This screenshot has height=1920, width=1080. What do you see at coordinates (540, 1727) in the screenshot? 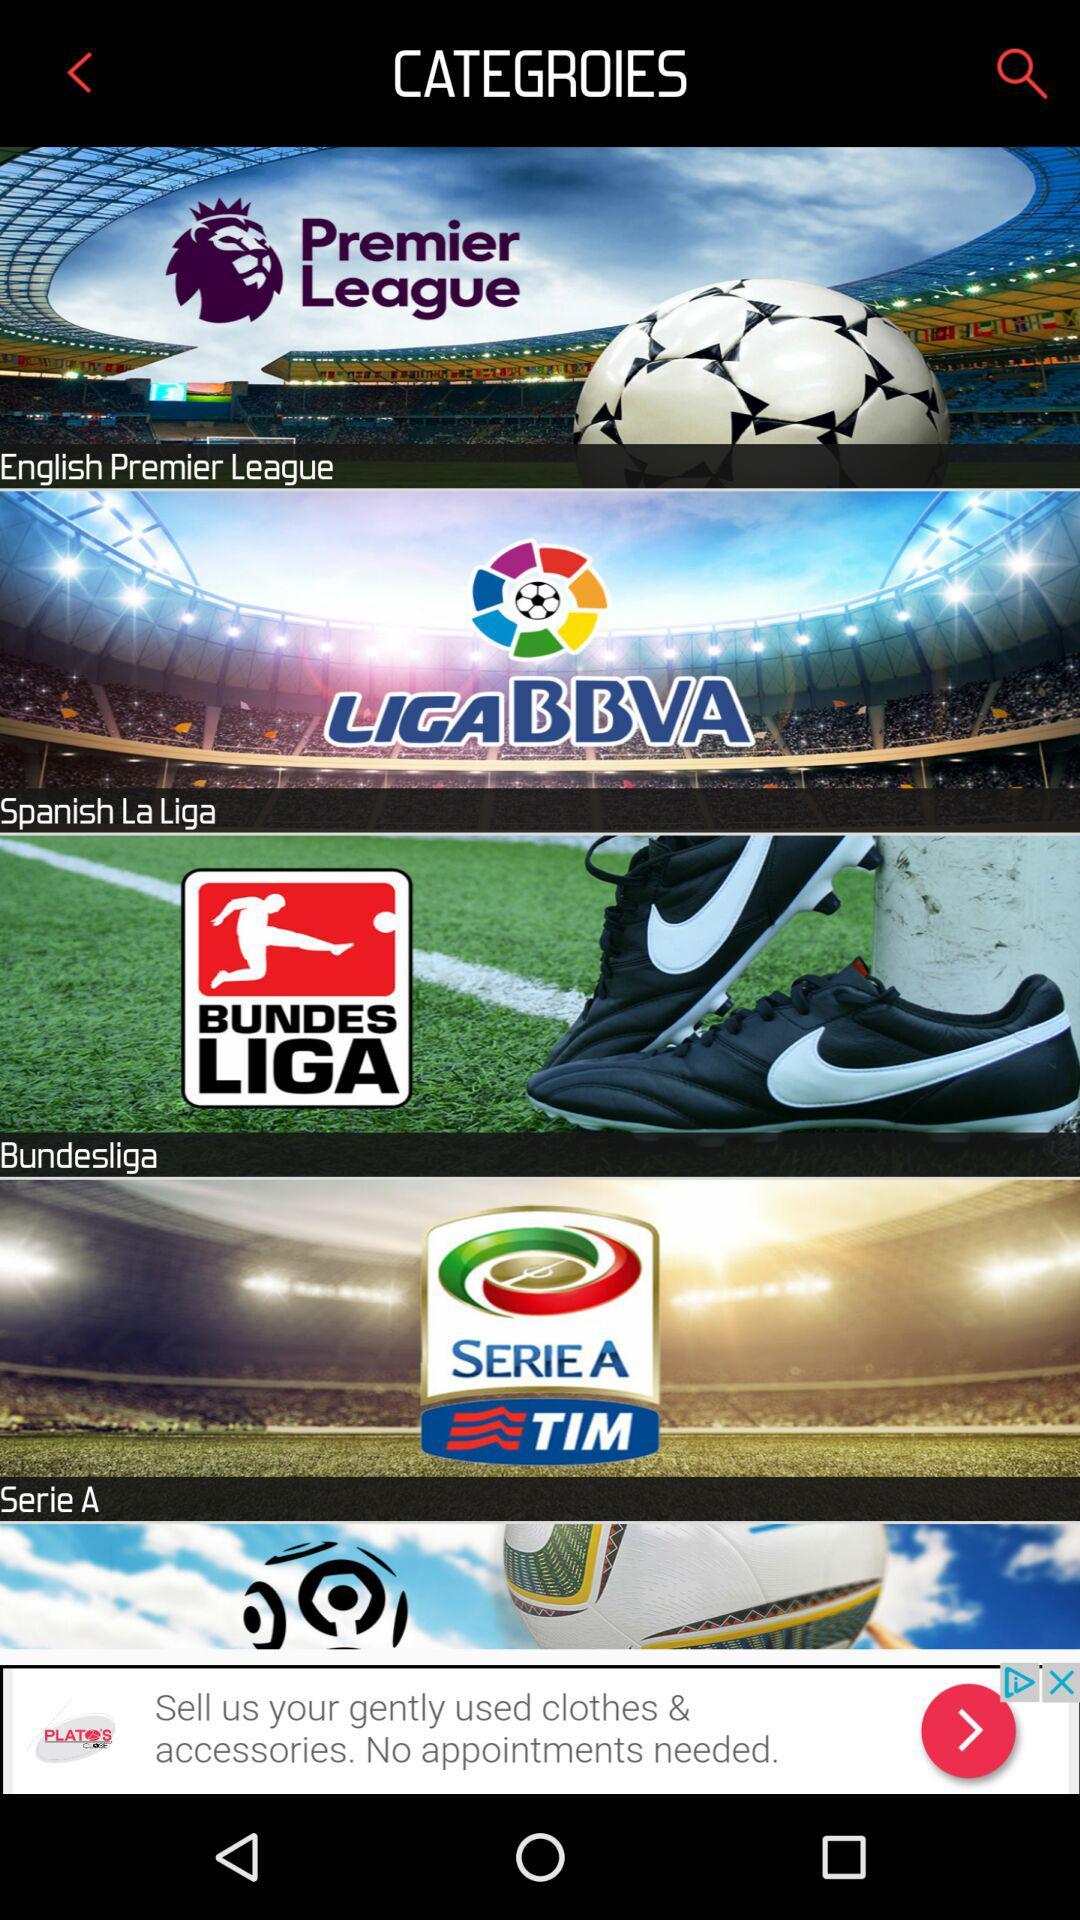
I see `advertisement` at bounding box center [540, 1727].